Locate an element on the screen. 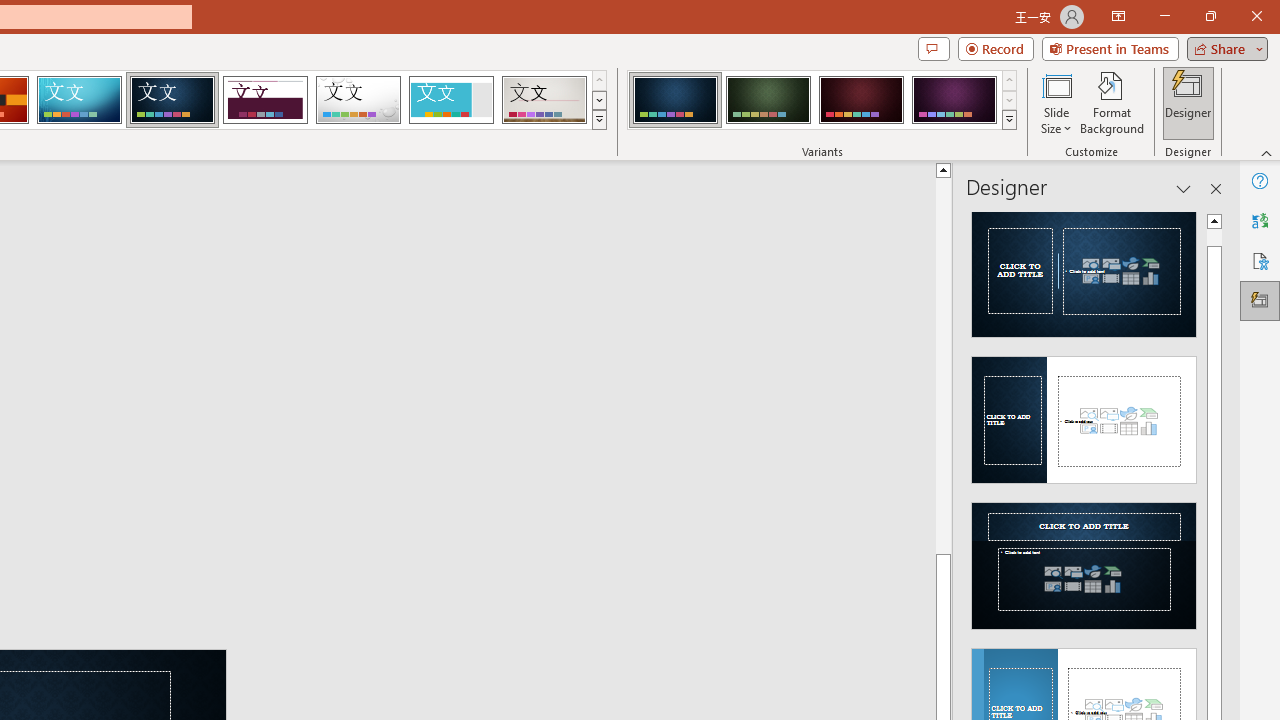 This screenshot has width=1280, height=720. 'Frame' is located at coordinates (450, 100).